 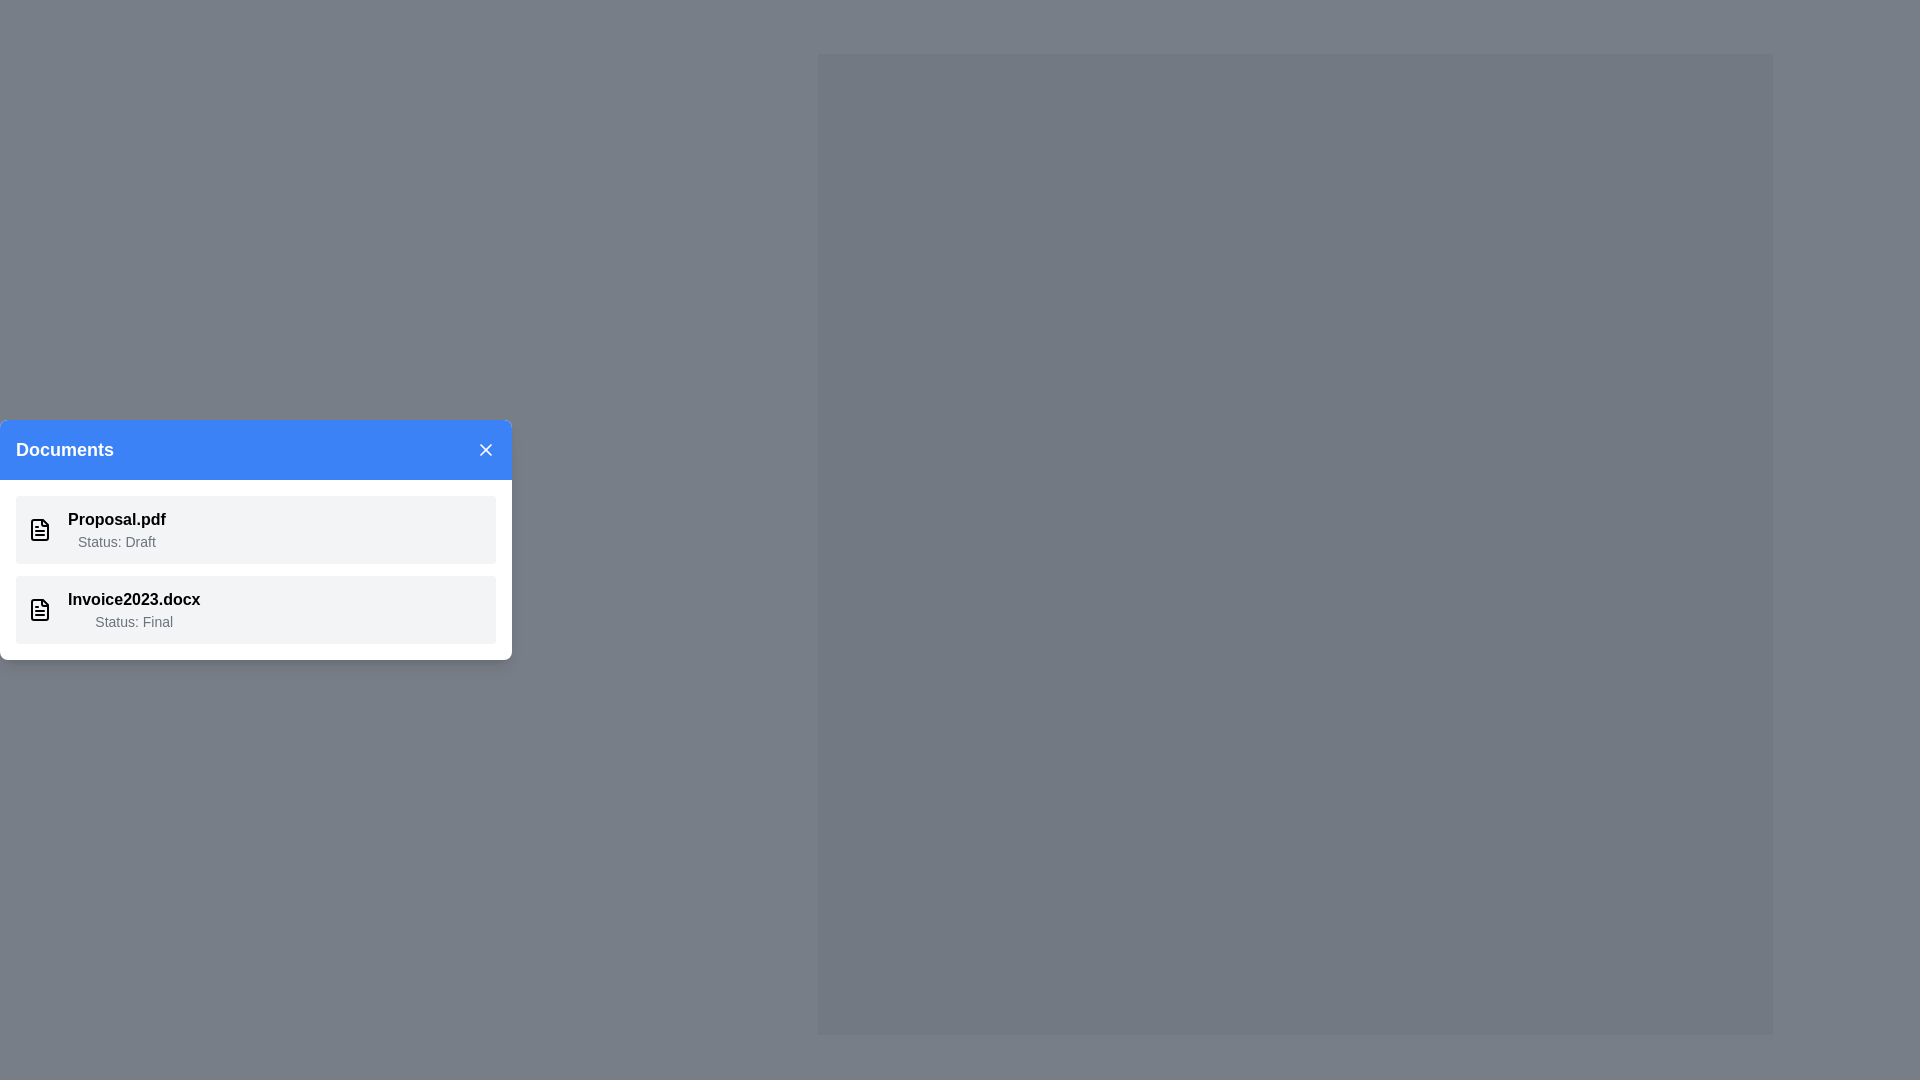 I want to click on the close button to close the dialog, so click(x=485, y=450).